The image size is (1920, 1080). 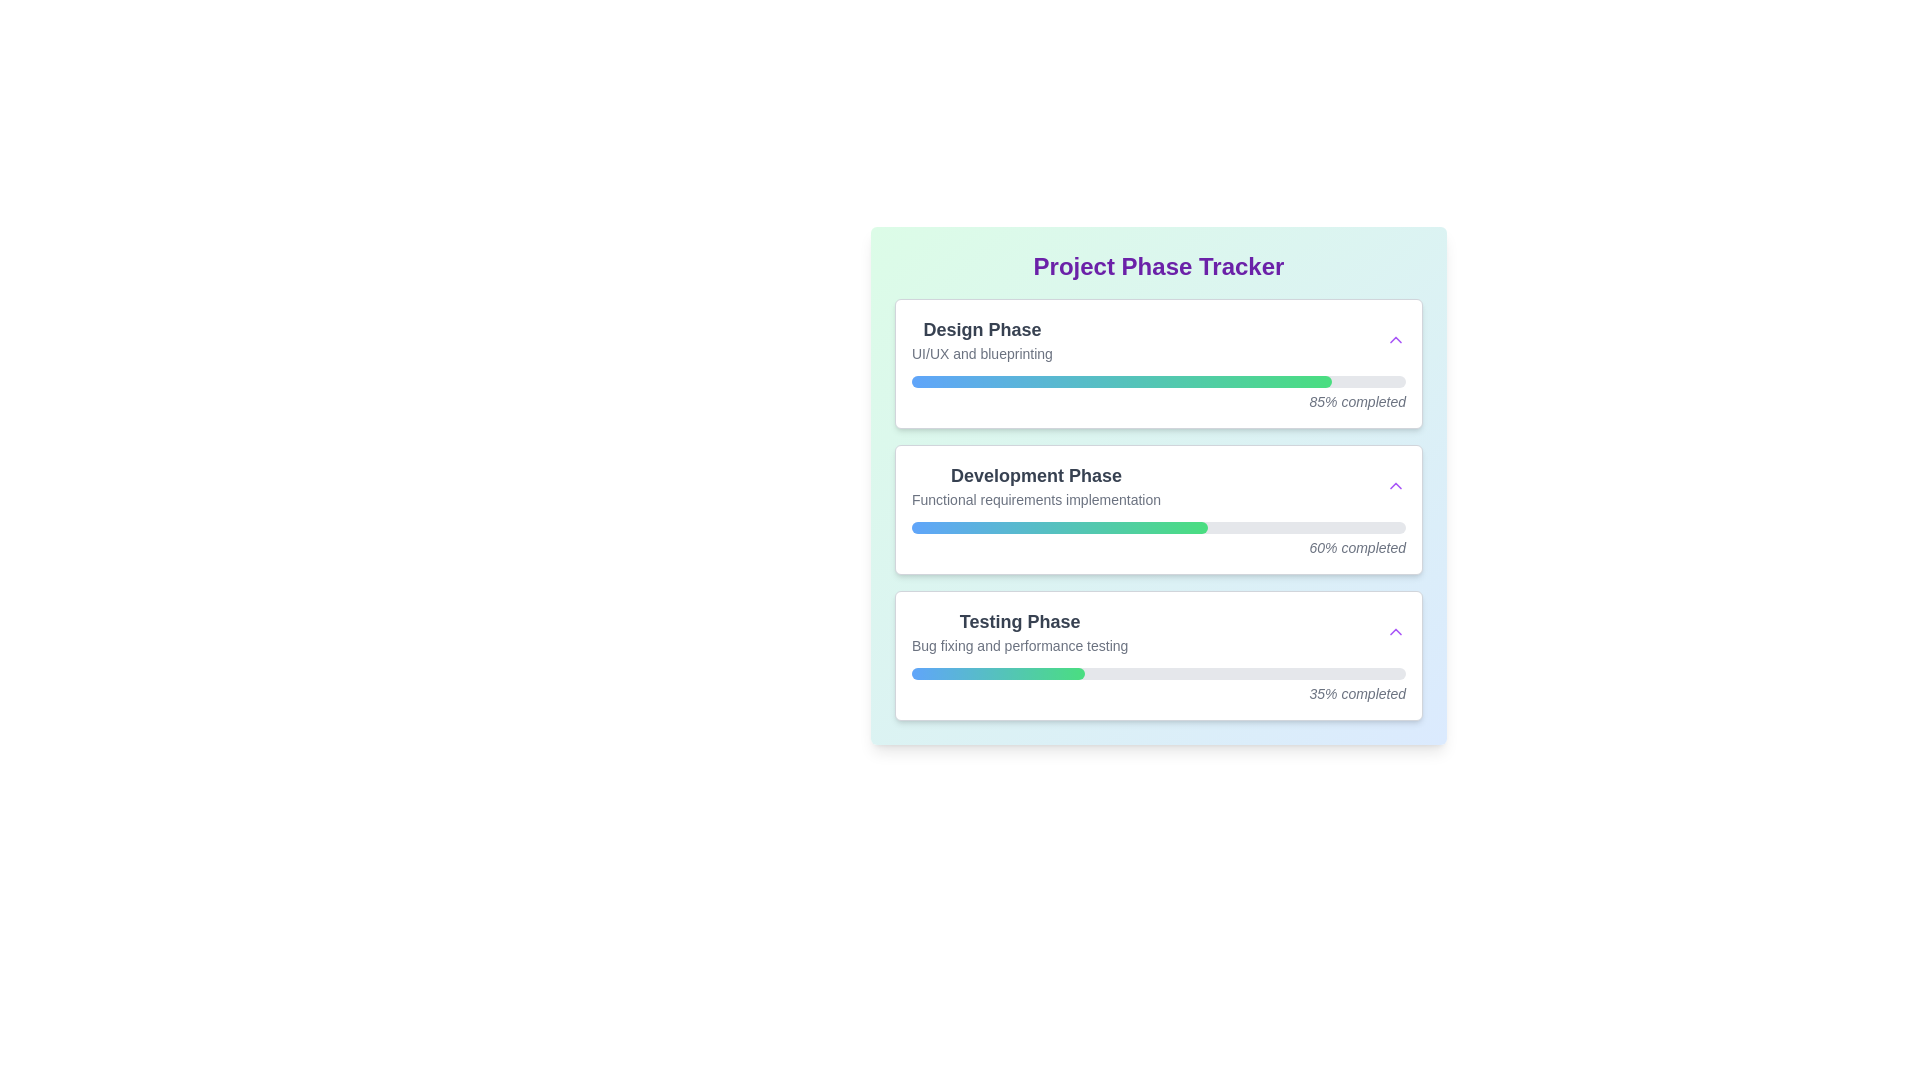 I want to click on the filled portion of the progress bar segment in the 'Testing Phase' section, which is styled with a gradient from blue to green and indicates progress, so click(x=998, y=674).